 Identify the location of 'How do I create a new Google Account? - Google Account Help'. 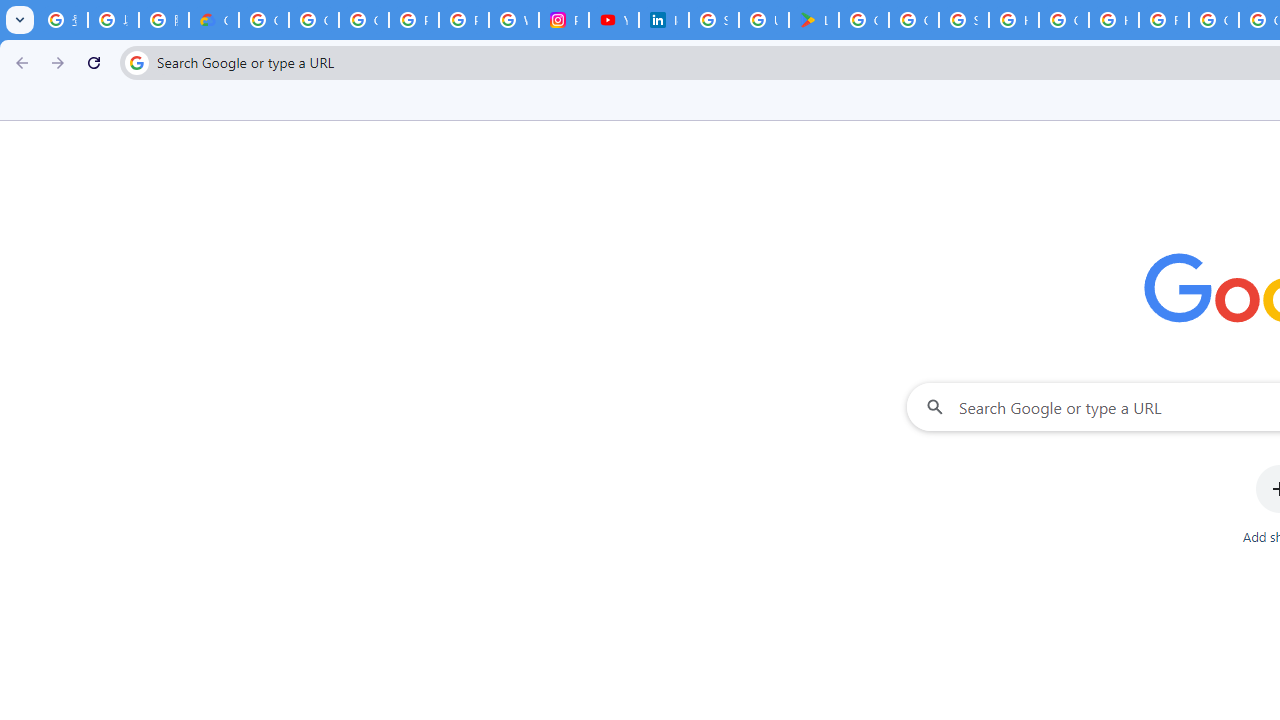
(1113, 20).